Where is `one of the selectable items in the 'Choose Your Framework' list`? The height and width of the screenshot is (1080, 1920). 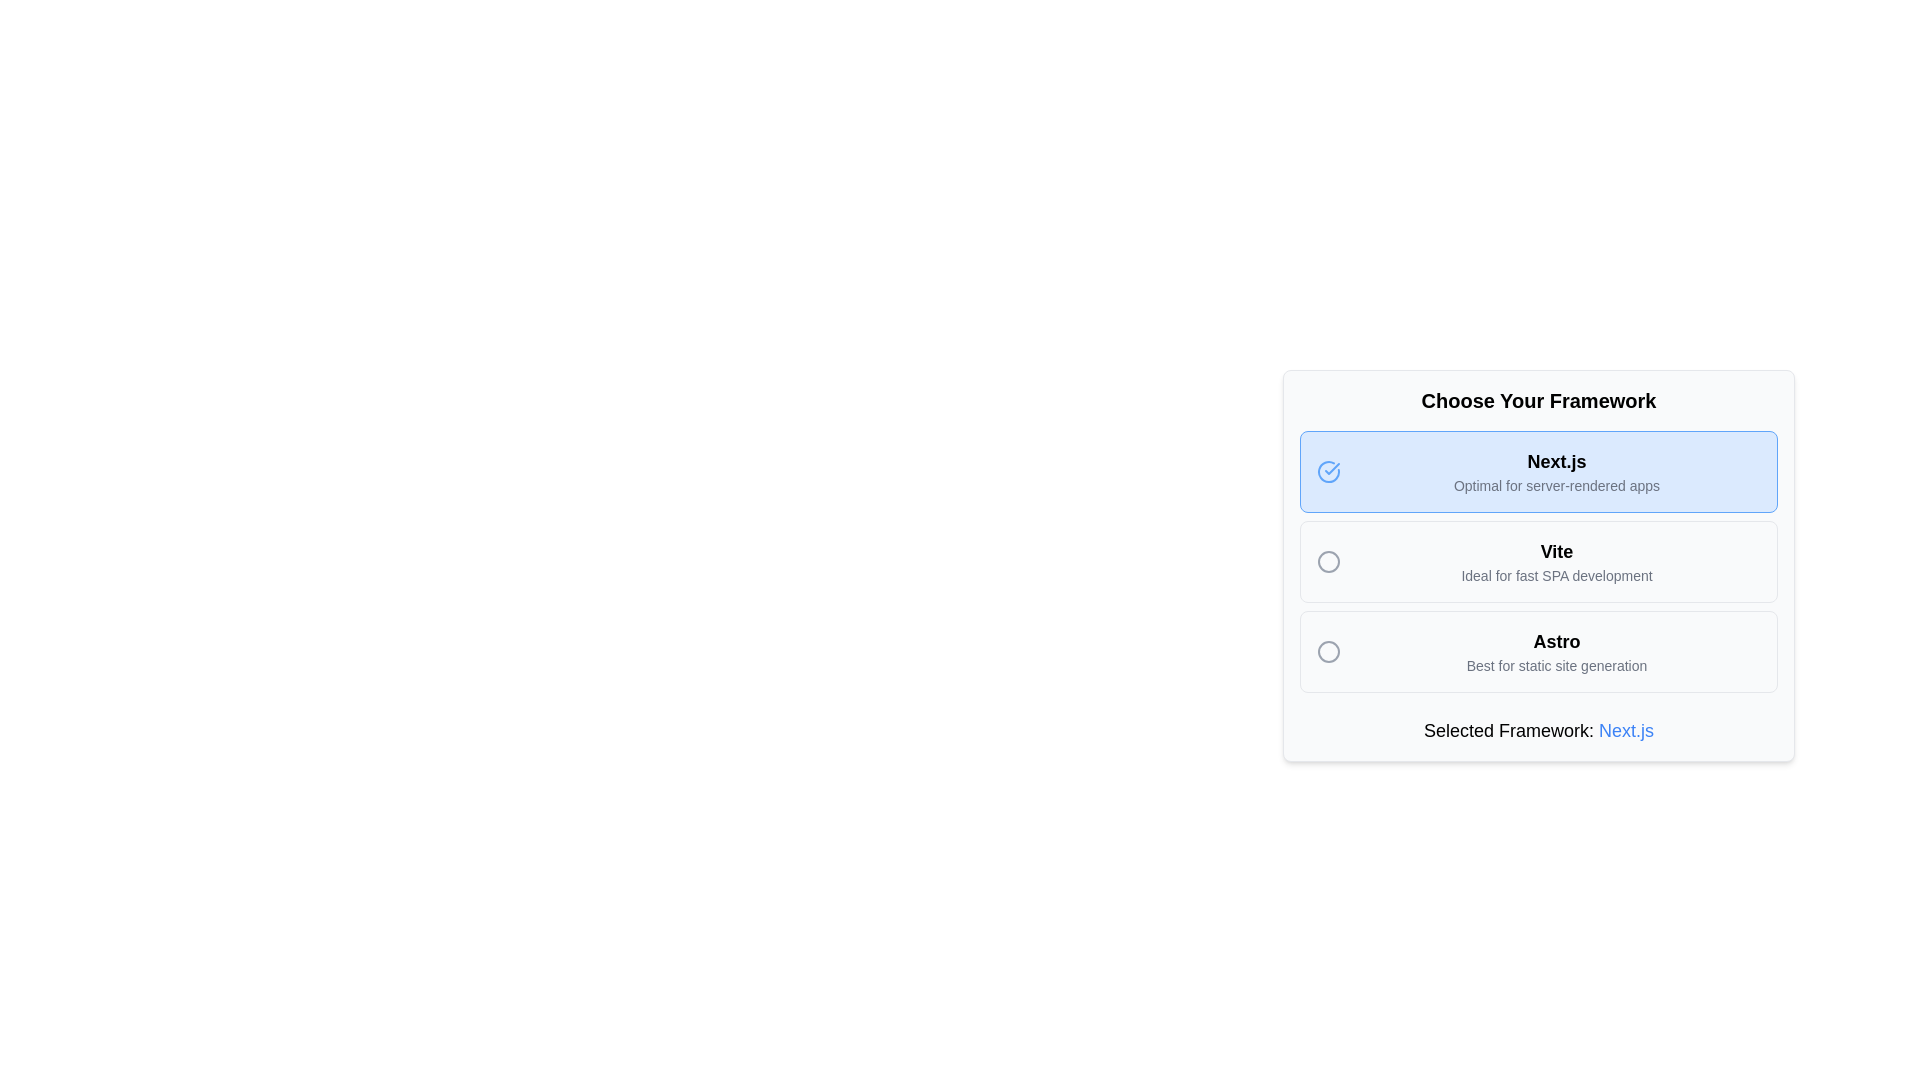
one of the selectable items in the 'Choose Your Framework' list is located at coordinates (1538, 562).